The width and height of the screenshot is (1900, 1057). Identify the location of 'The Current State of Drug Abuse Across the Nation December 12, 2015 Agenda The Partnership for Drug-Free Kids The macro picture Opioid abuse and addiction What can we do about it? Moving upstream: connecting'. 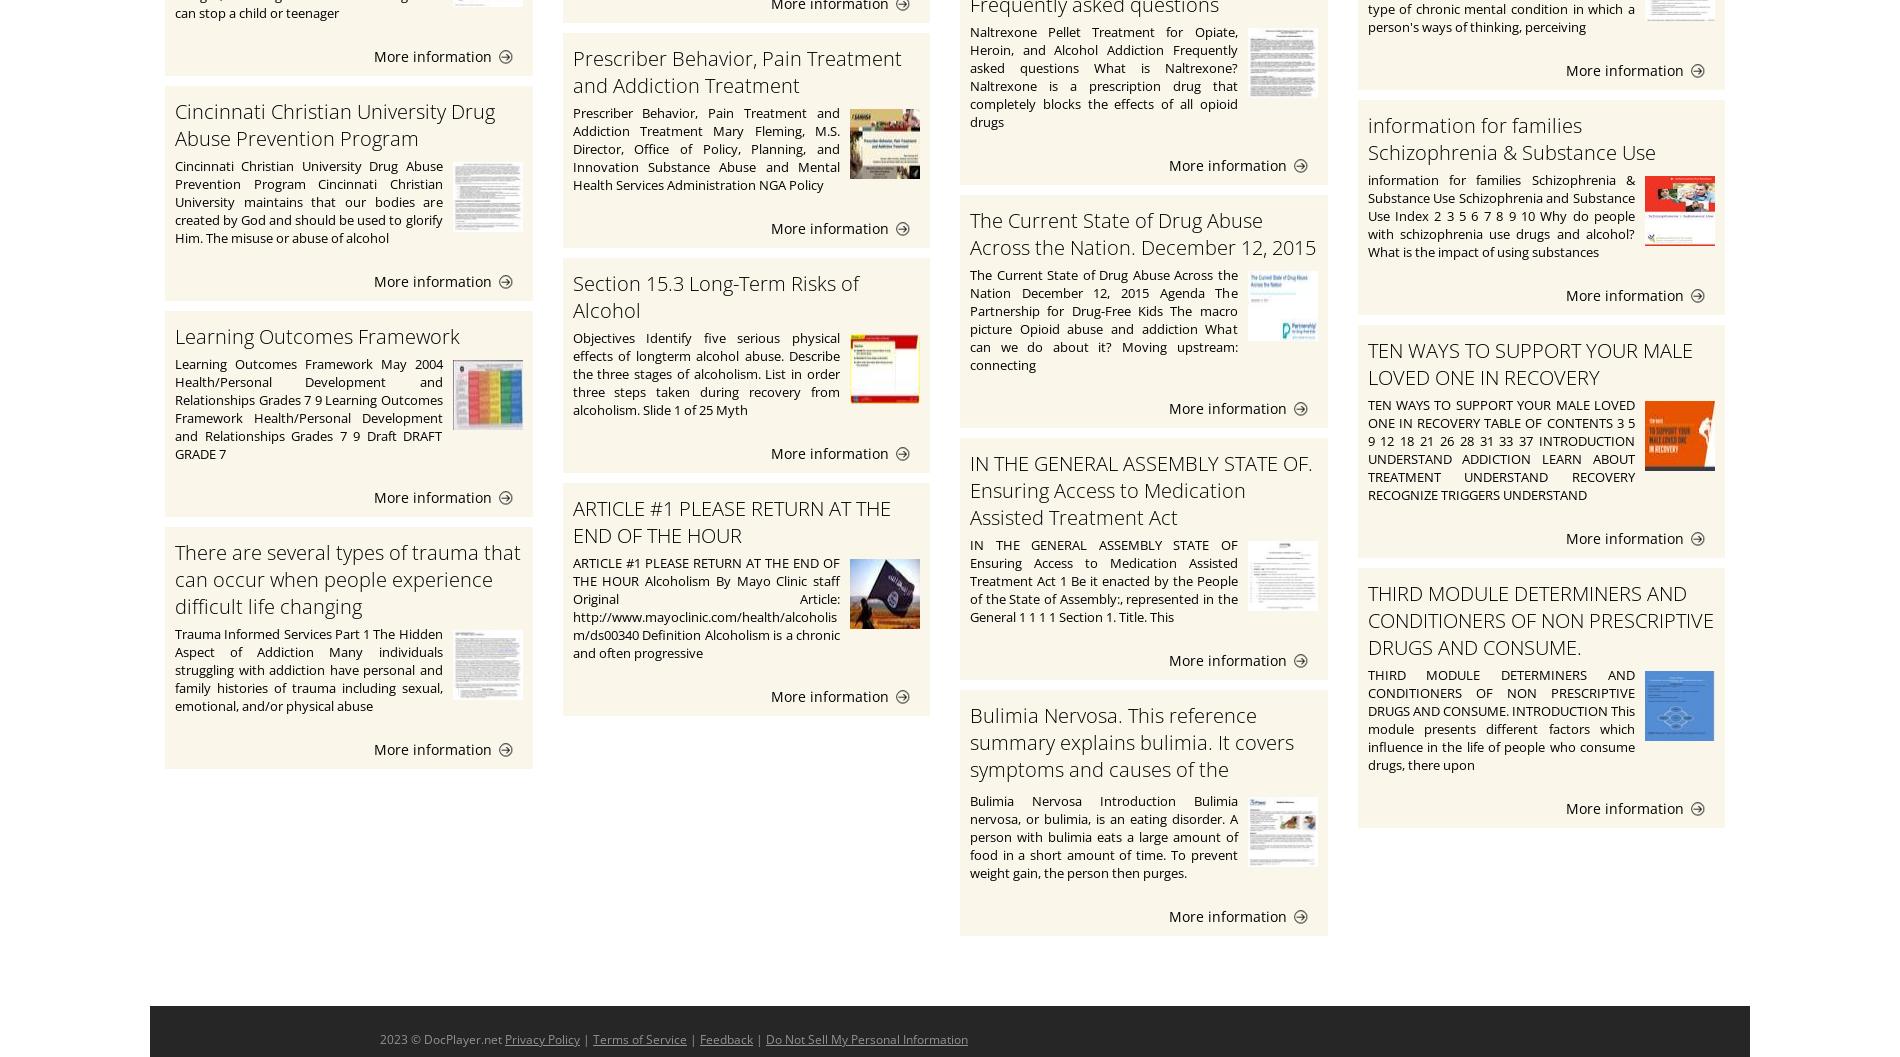
(969, 319).